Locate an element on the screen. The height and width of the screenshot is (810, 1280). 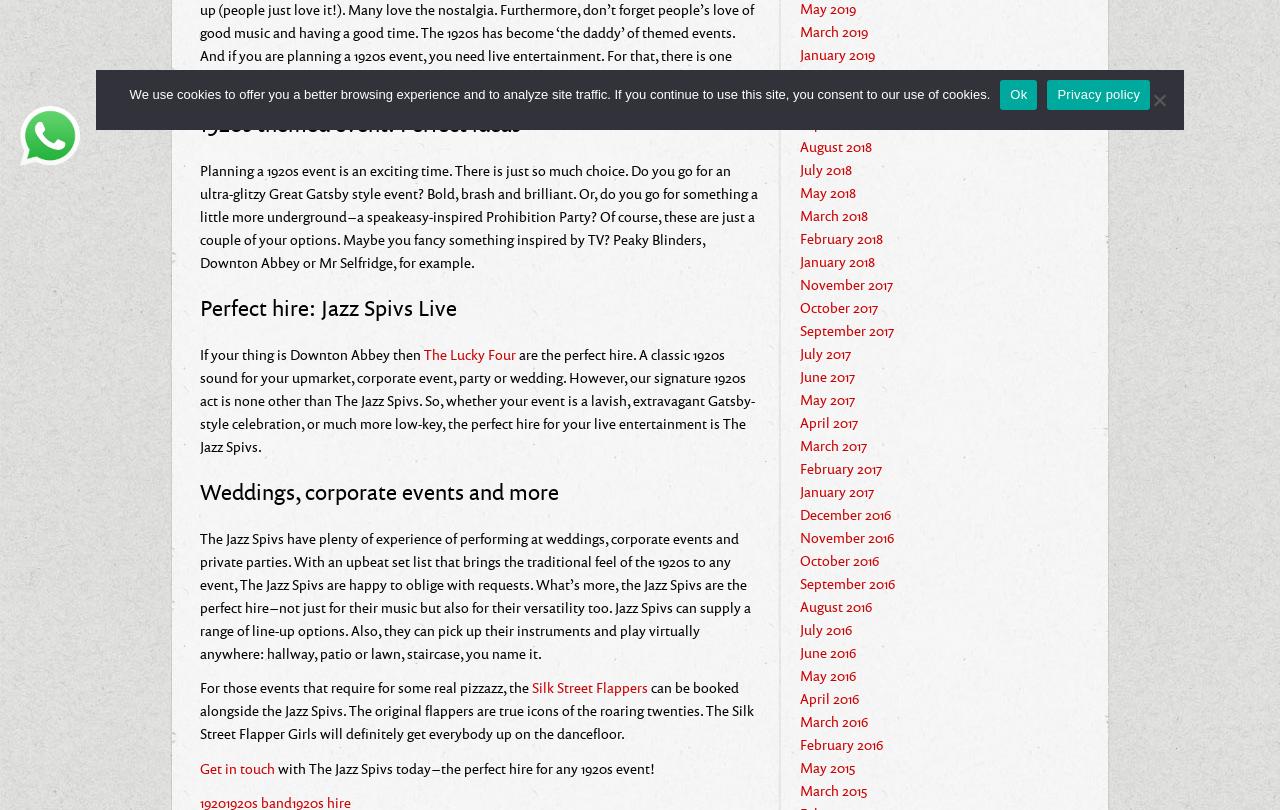
'July 2017' is located at coordinates (825, 351).